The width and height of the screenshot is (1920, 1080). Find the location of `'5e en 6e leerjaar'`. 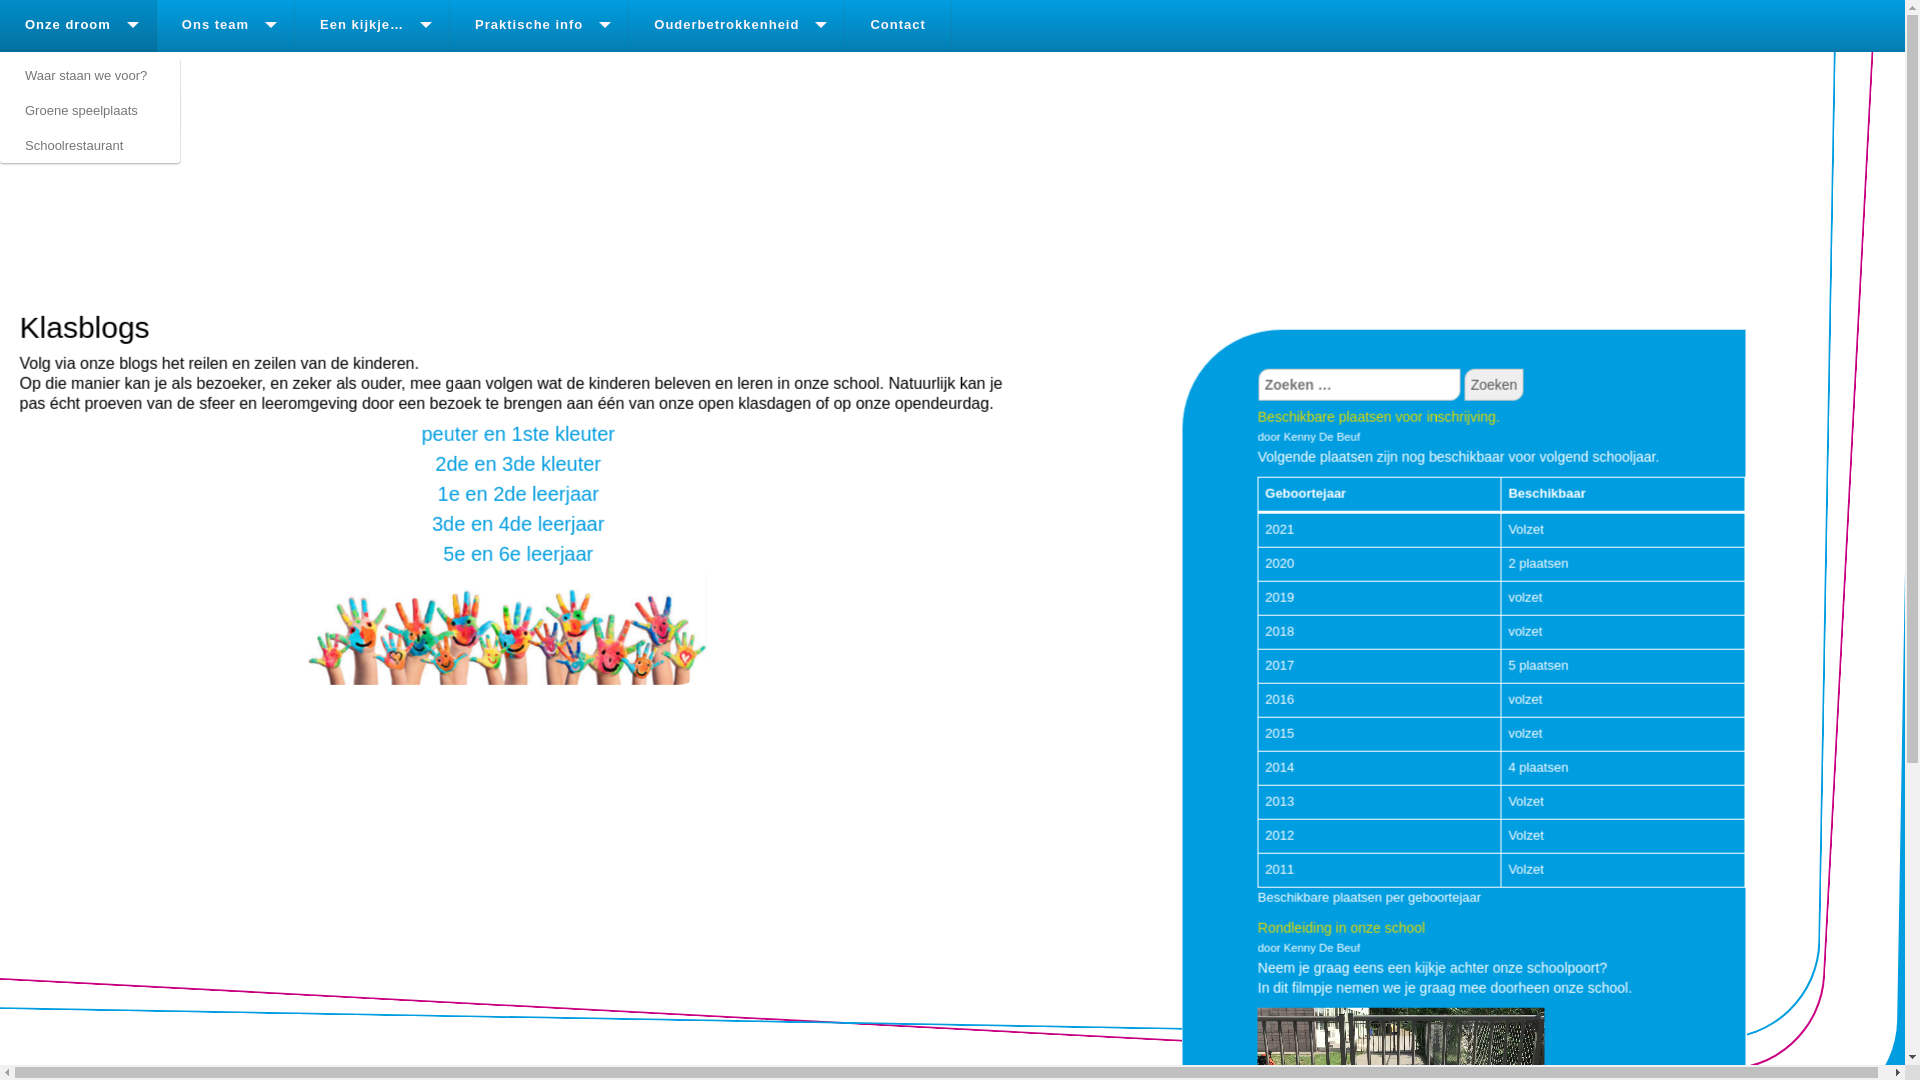

'5e en 6e leerjaar' is located at coordinates (518, 552).